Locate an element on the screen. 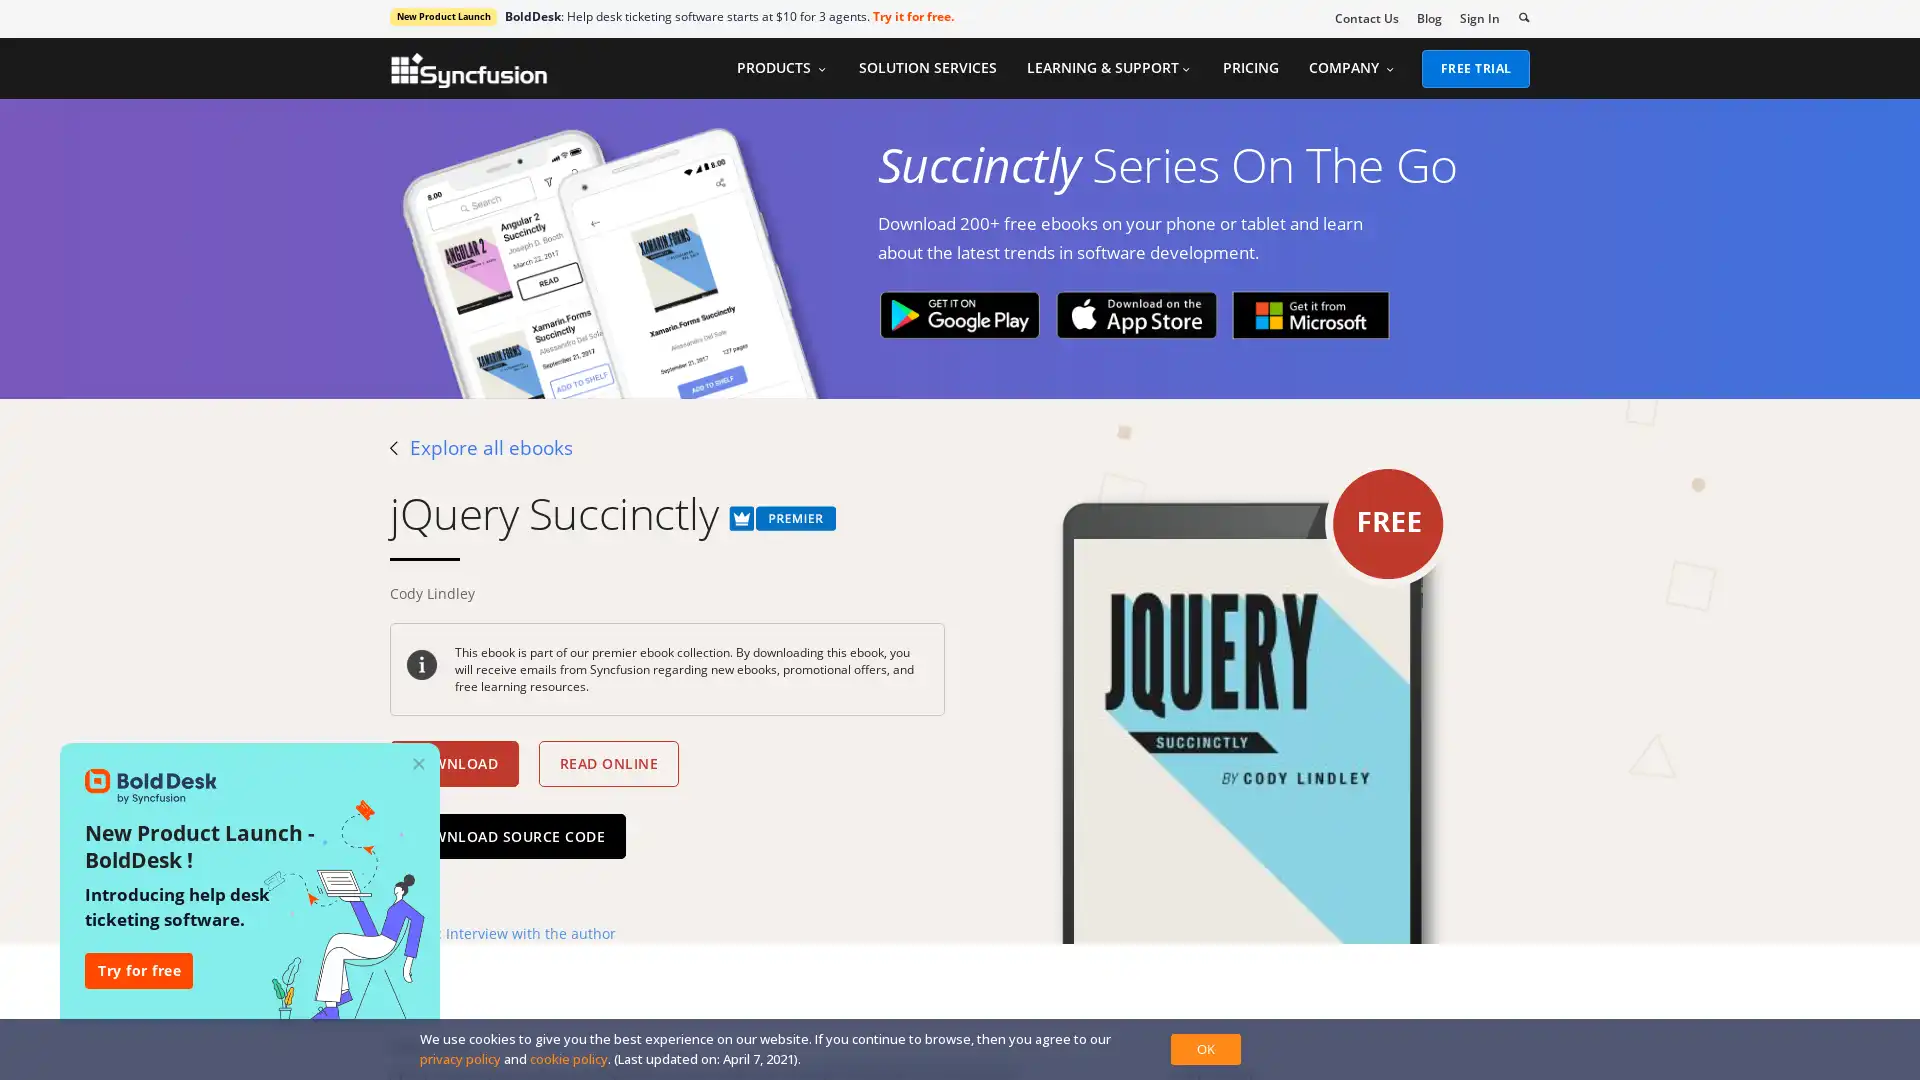  COMPANY is located at coordinates (1352, 67).